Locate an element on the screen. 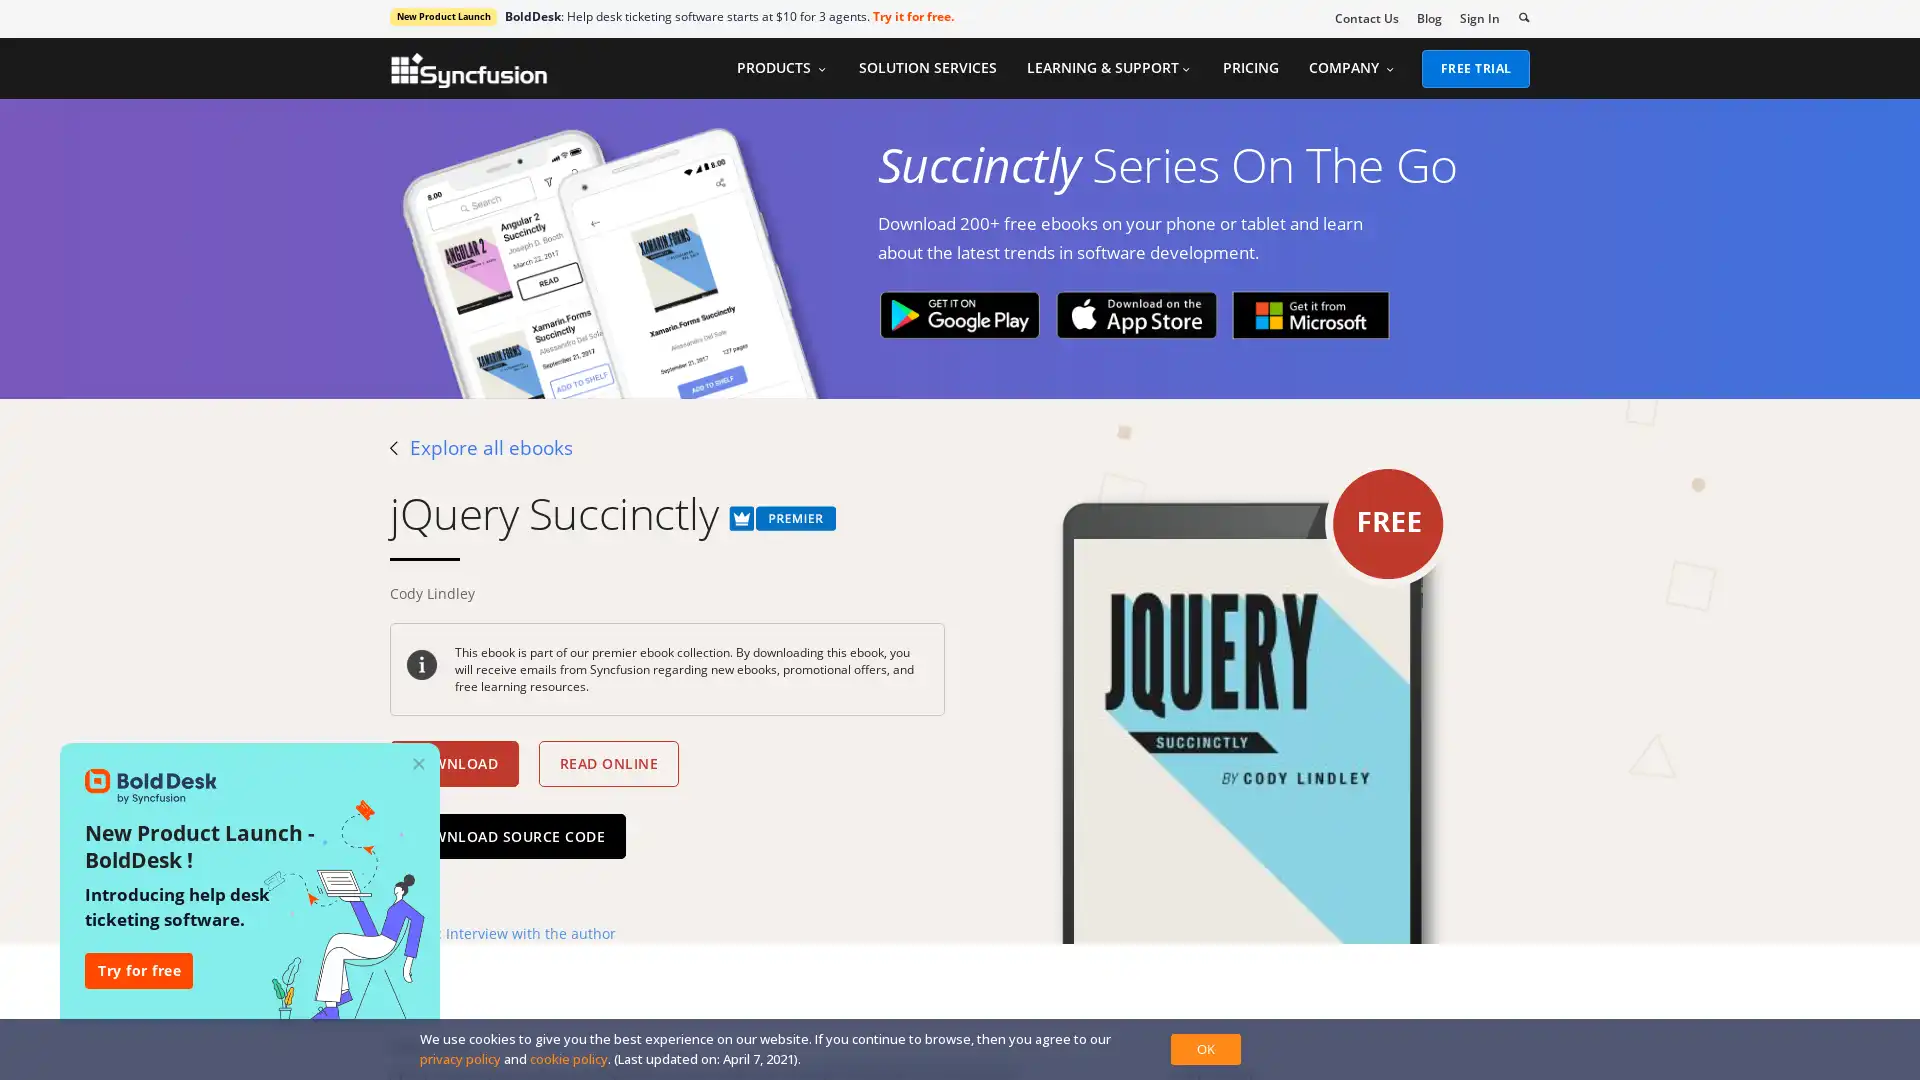  COMPANY is located at coordinates (1352, 67).